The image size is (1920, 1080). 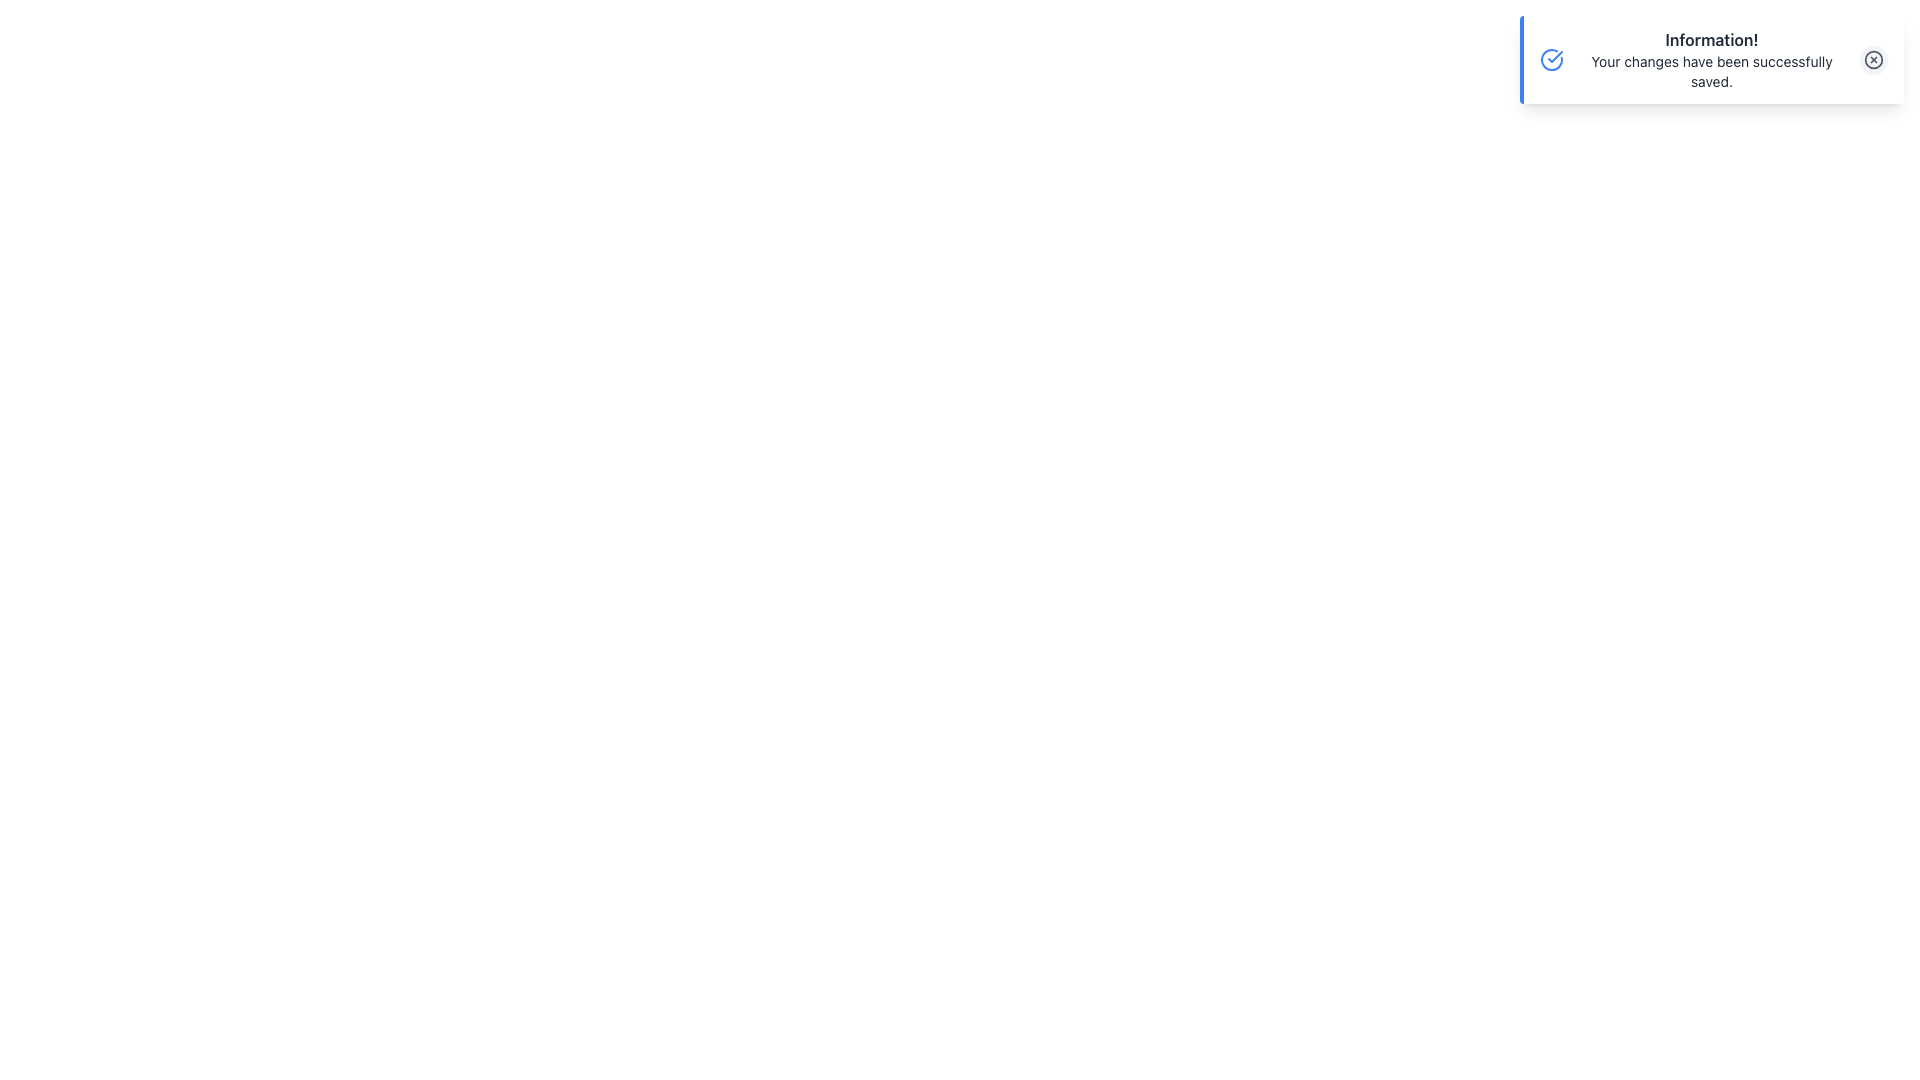 I want to click on the small circular button with an 'X' icon at the top-right corner of the notification box, so click(x=1872, y=59).